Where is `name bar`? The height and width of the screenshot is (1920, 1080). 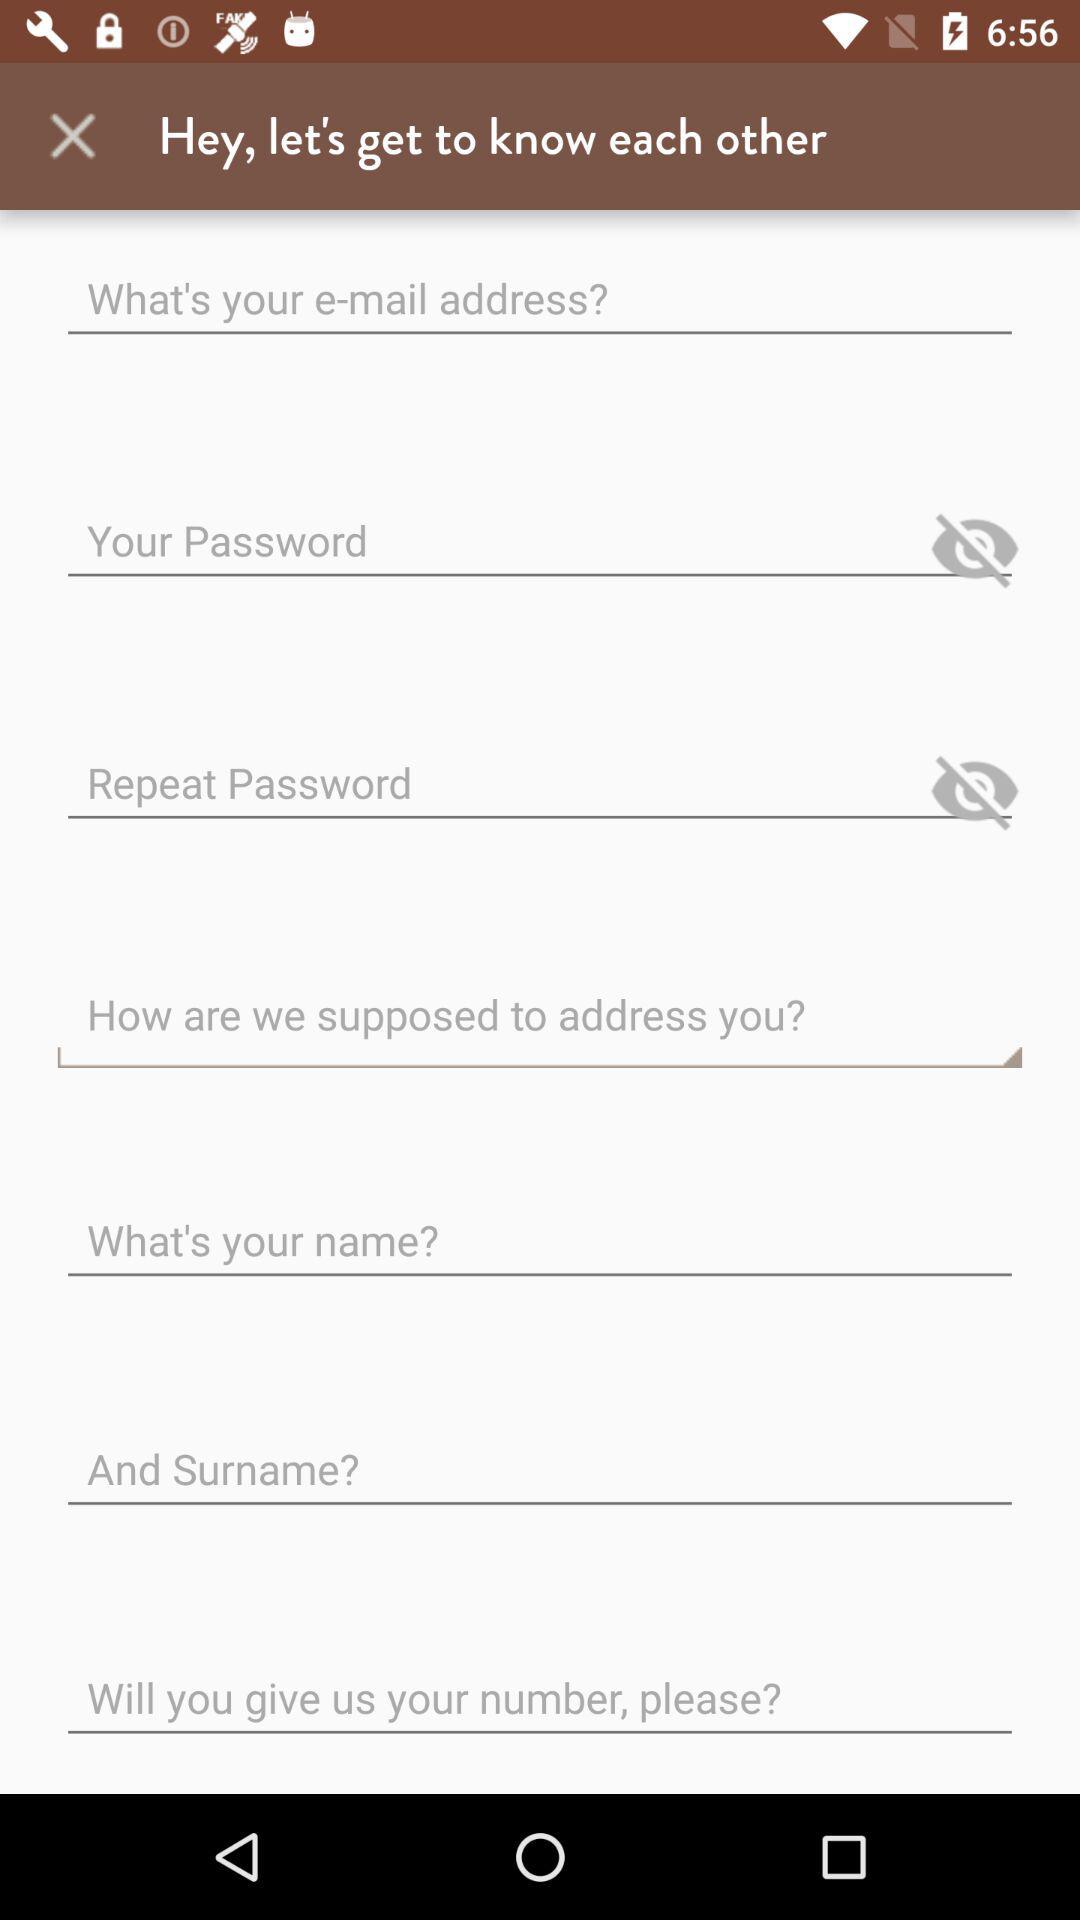
name bar is located at coordinates (540, 1223).